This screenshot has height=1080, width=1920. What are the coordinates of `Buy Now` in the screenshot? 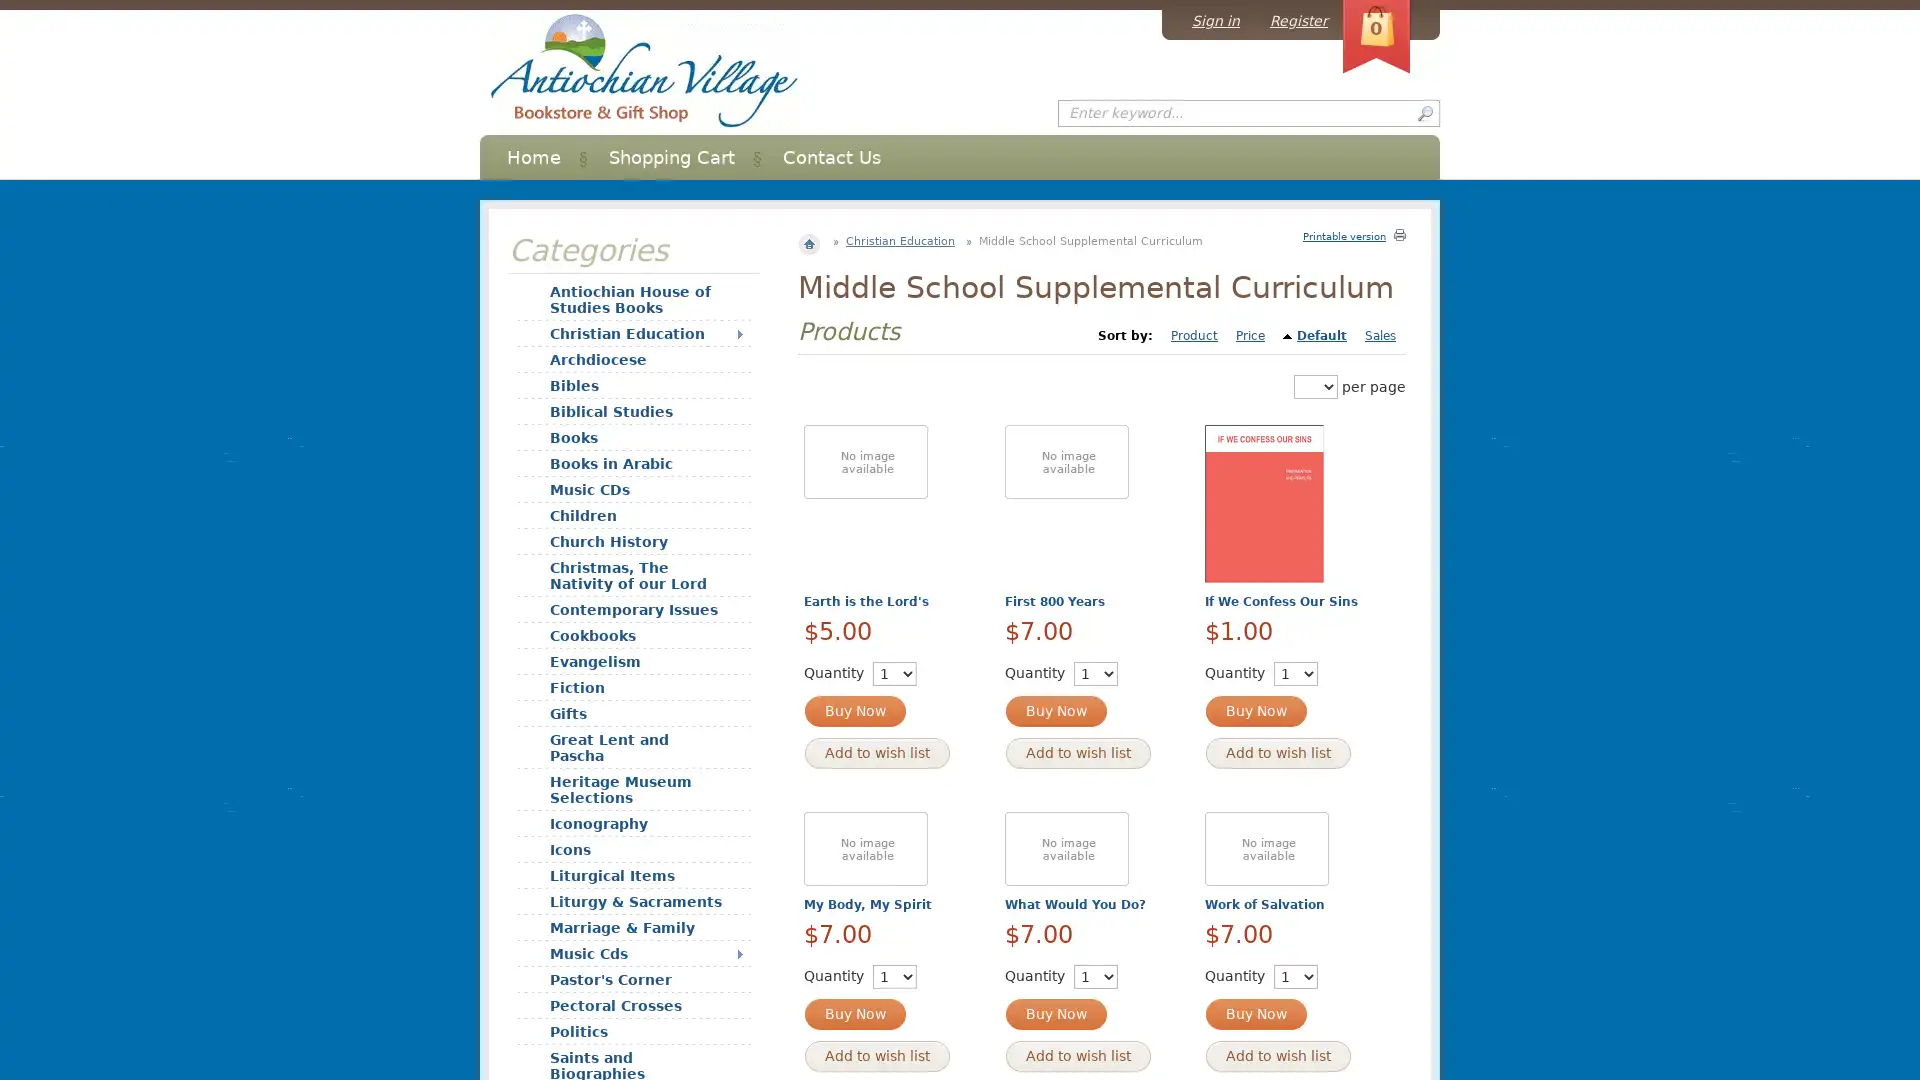 It's located at (855, 1014).